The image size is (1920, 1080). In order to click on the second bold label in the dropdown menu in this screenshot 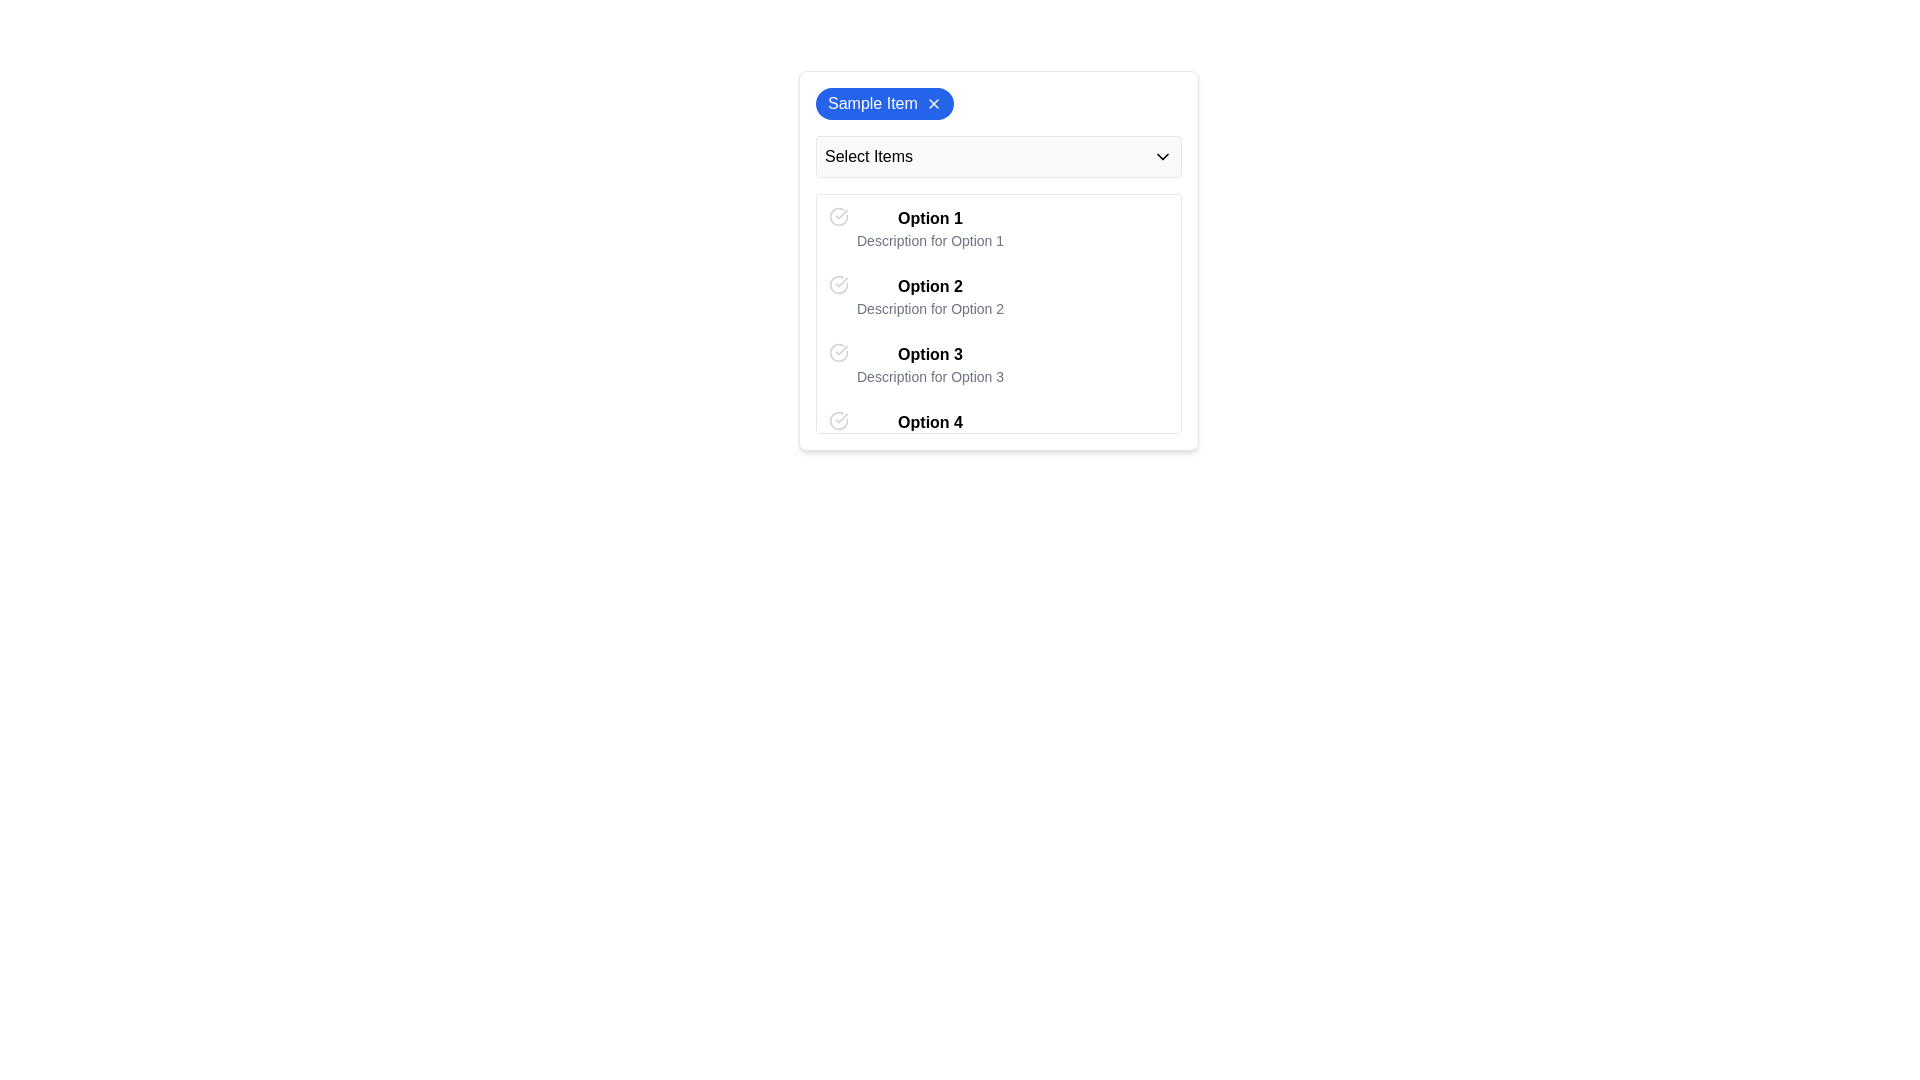, I will do `click(929, 286)`.